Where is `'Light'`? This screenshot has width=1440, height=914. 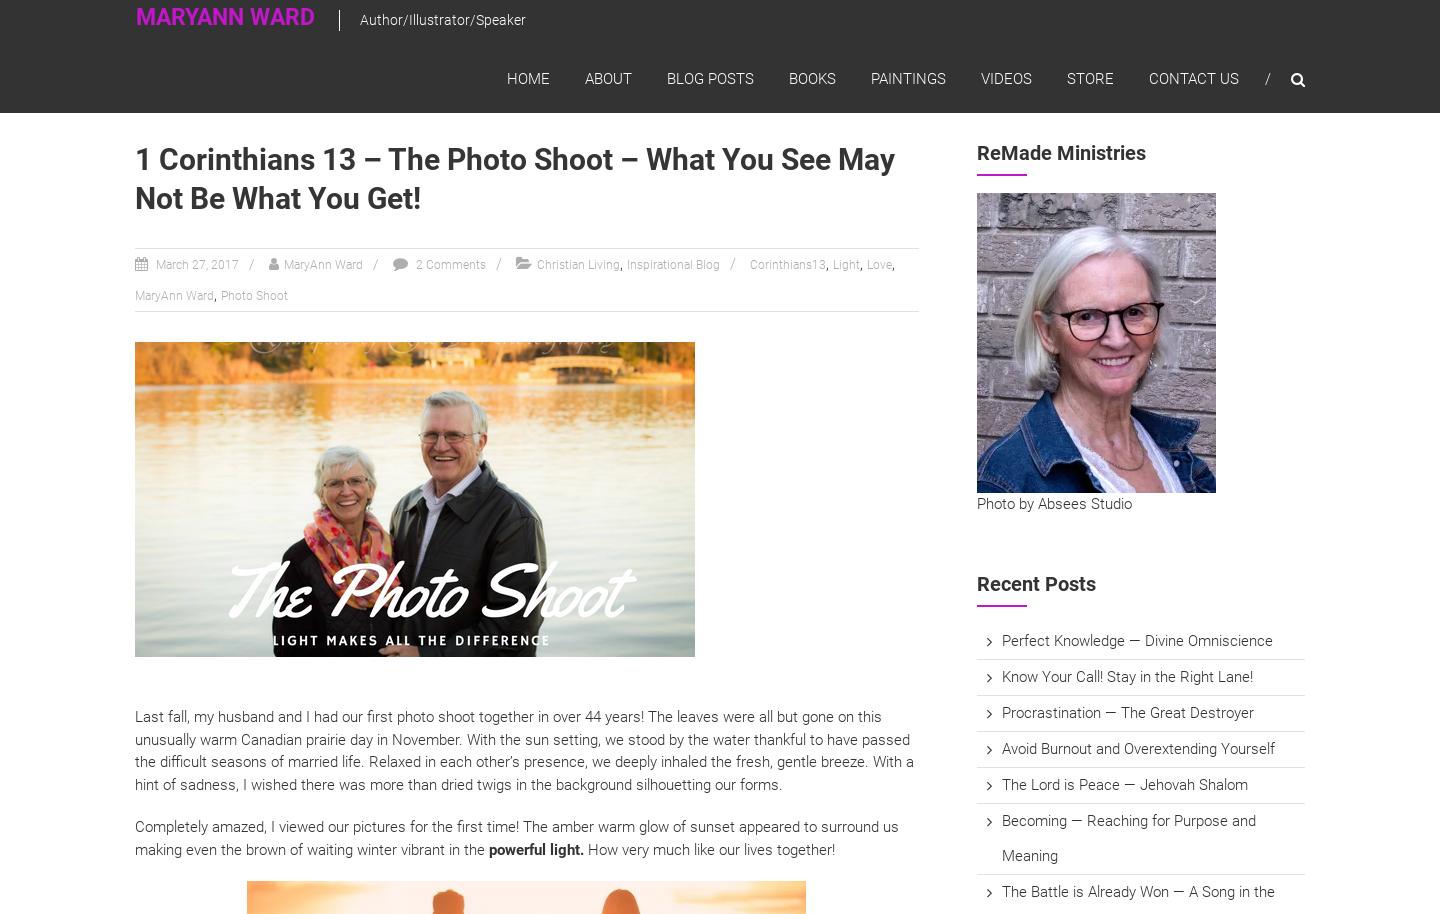 'Light' is located at coordinates (845, 263).